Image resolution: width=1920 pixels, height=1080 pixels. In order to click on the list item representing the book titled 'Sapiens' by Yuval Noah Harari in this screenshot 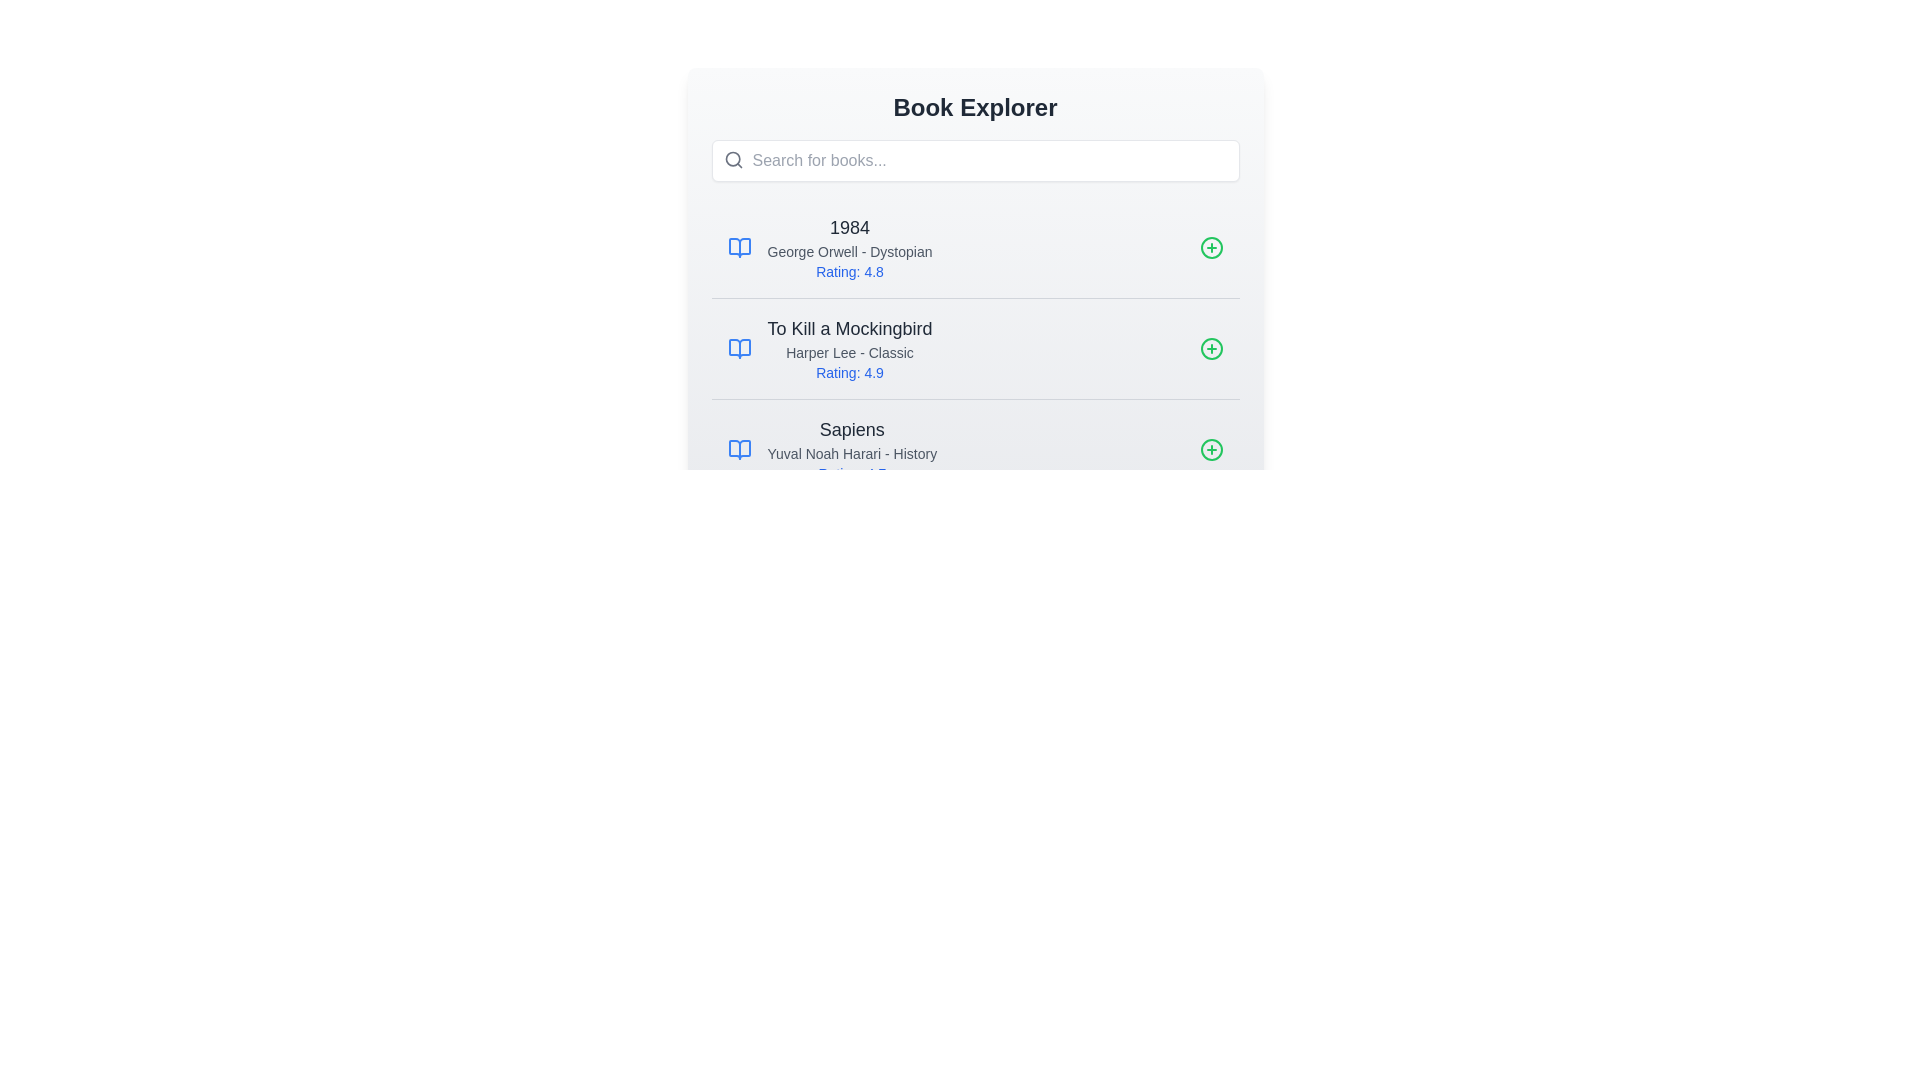, I will do `click(975, 448)`.